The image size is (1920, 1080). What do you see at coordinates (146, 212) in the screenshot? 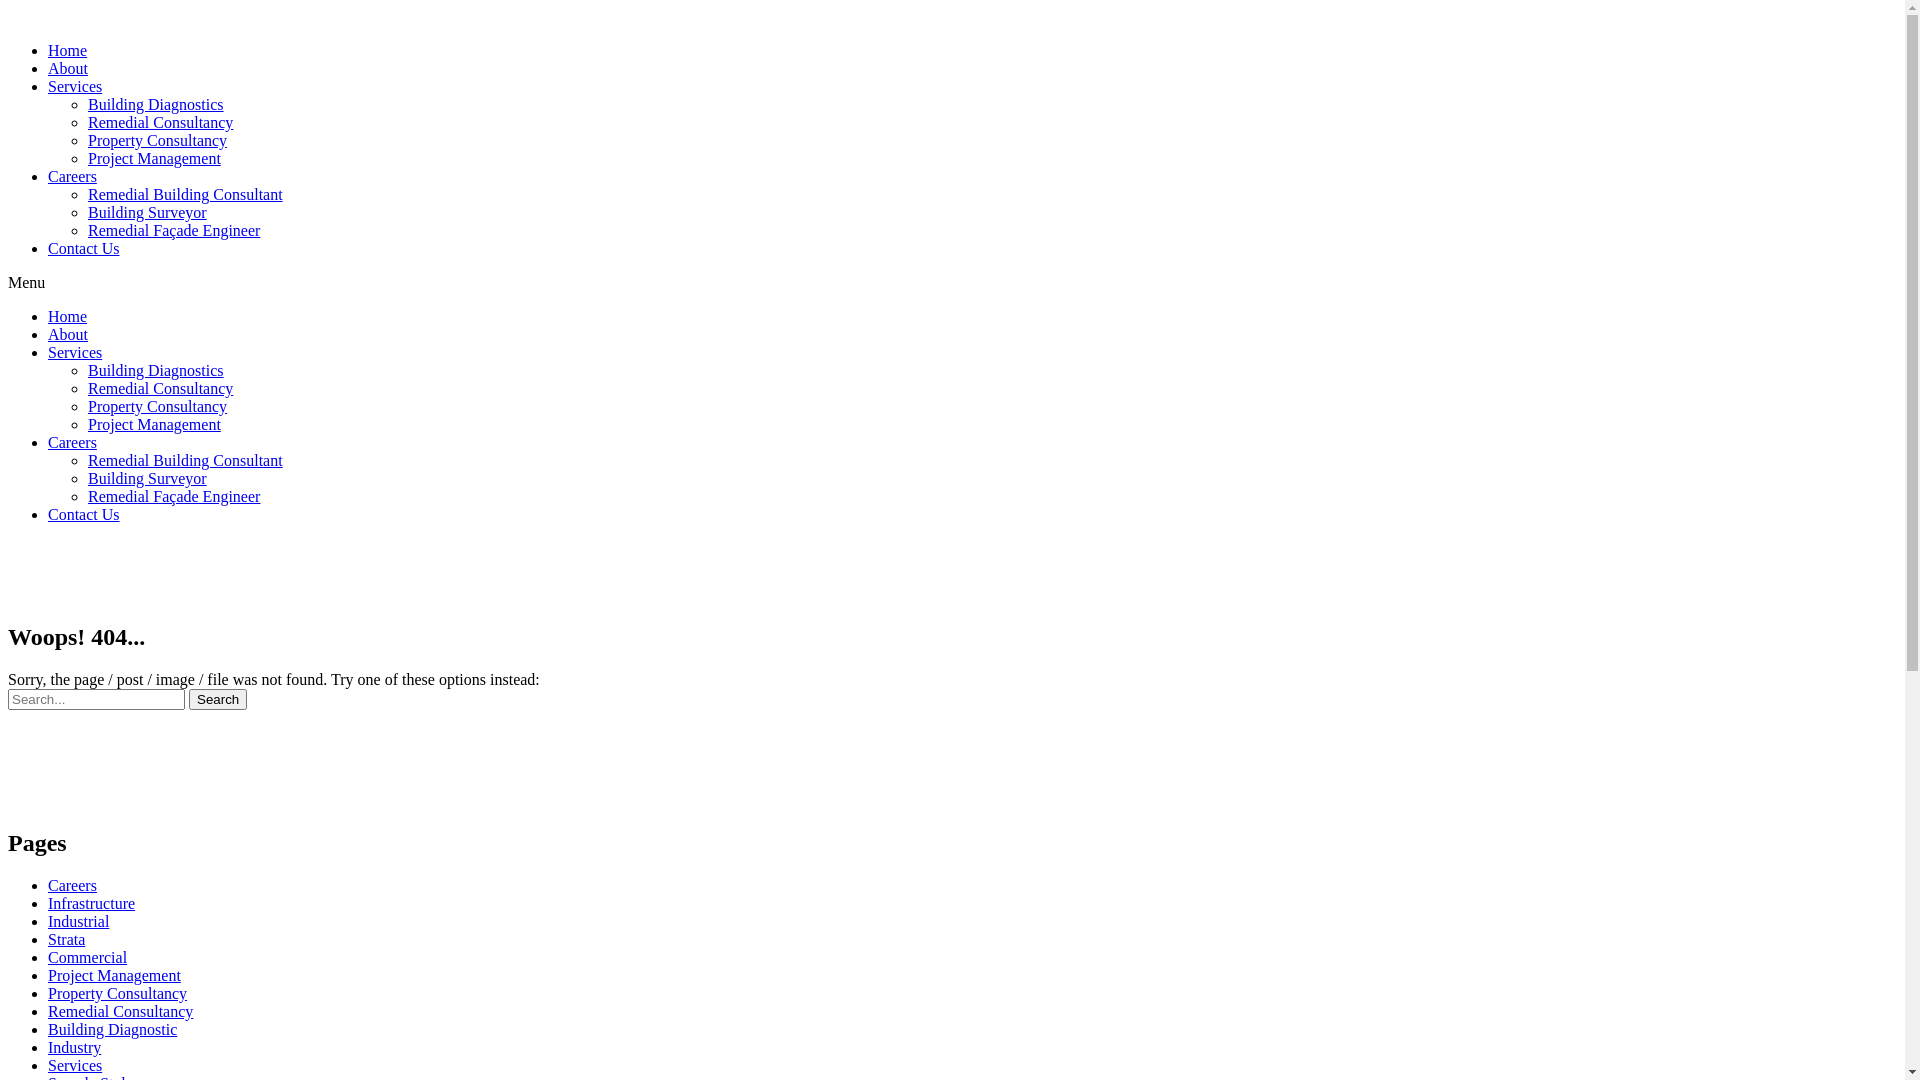
I see `'Building Surveyor'` at bounding box center [146, 212].